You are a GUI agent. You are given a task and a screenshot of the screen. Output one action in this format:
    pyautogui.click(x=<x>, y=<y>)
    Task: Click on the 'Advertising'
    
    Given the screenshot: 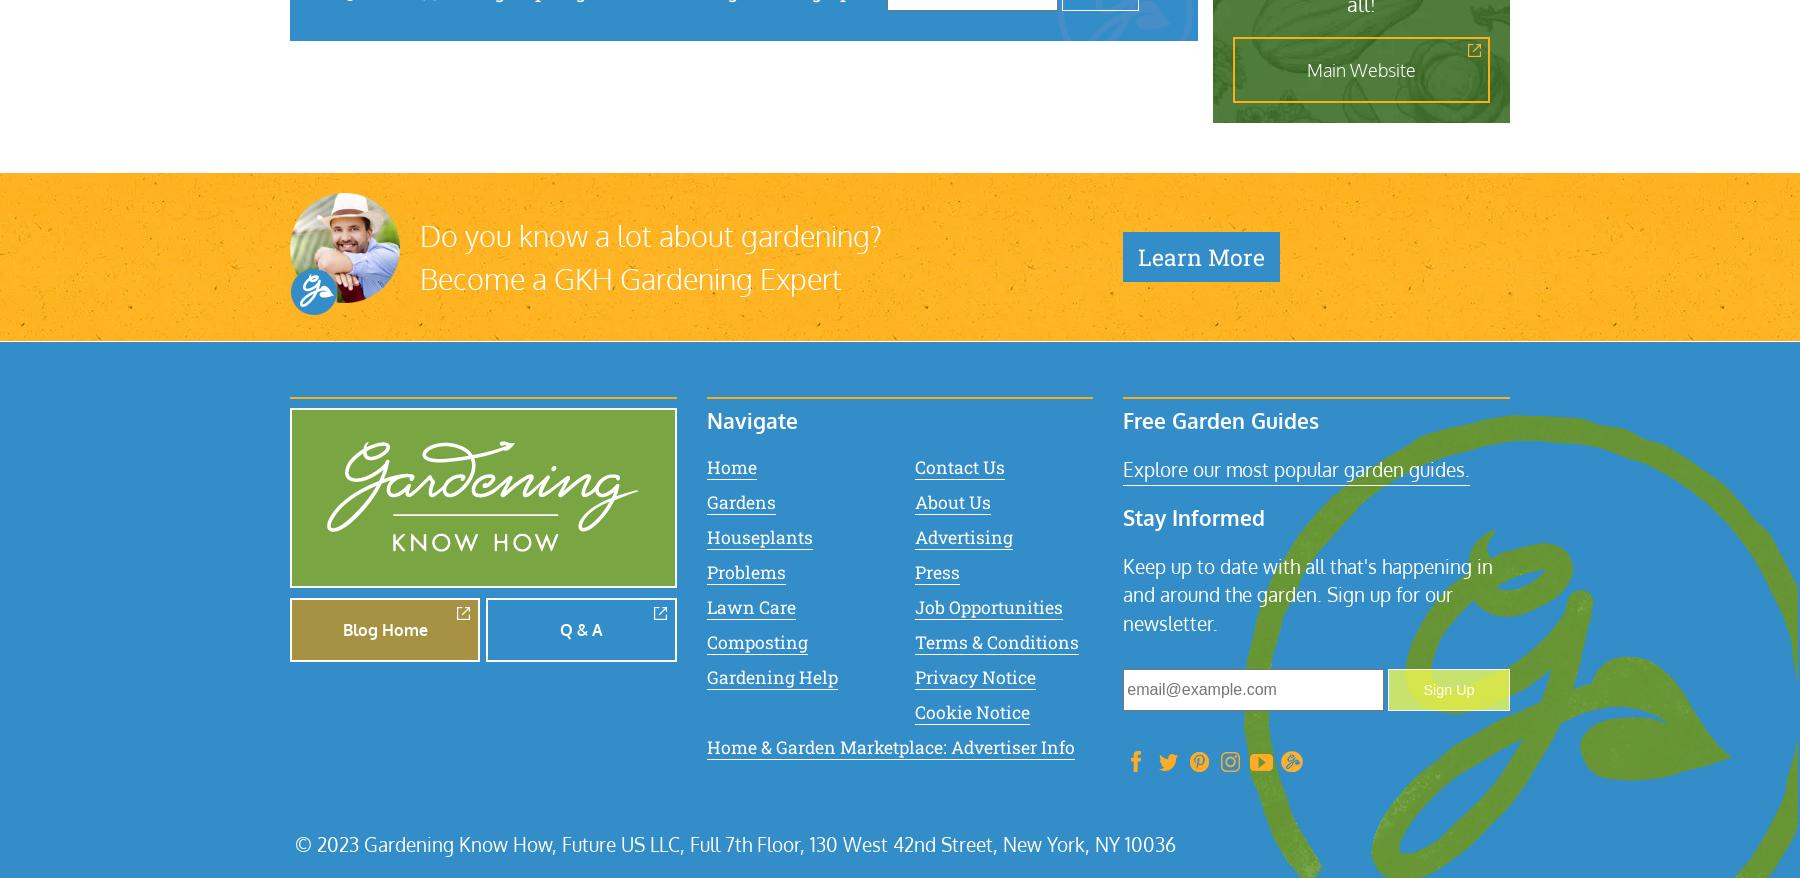 What is the action you would take?
    pyautogui.click(x=962, y=535)
    